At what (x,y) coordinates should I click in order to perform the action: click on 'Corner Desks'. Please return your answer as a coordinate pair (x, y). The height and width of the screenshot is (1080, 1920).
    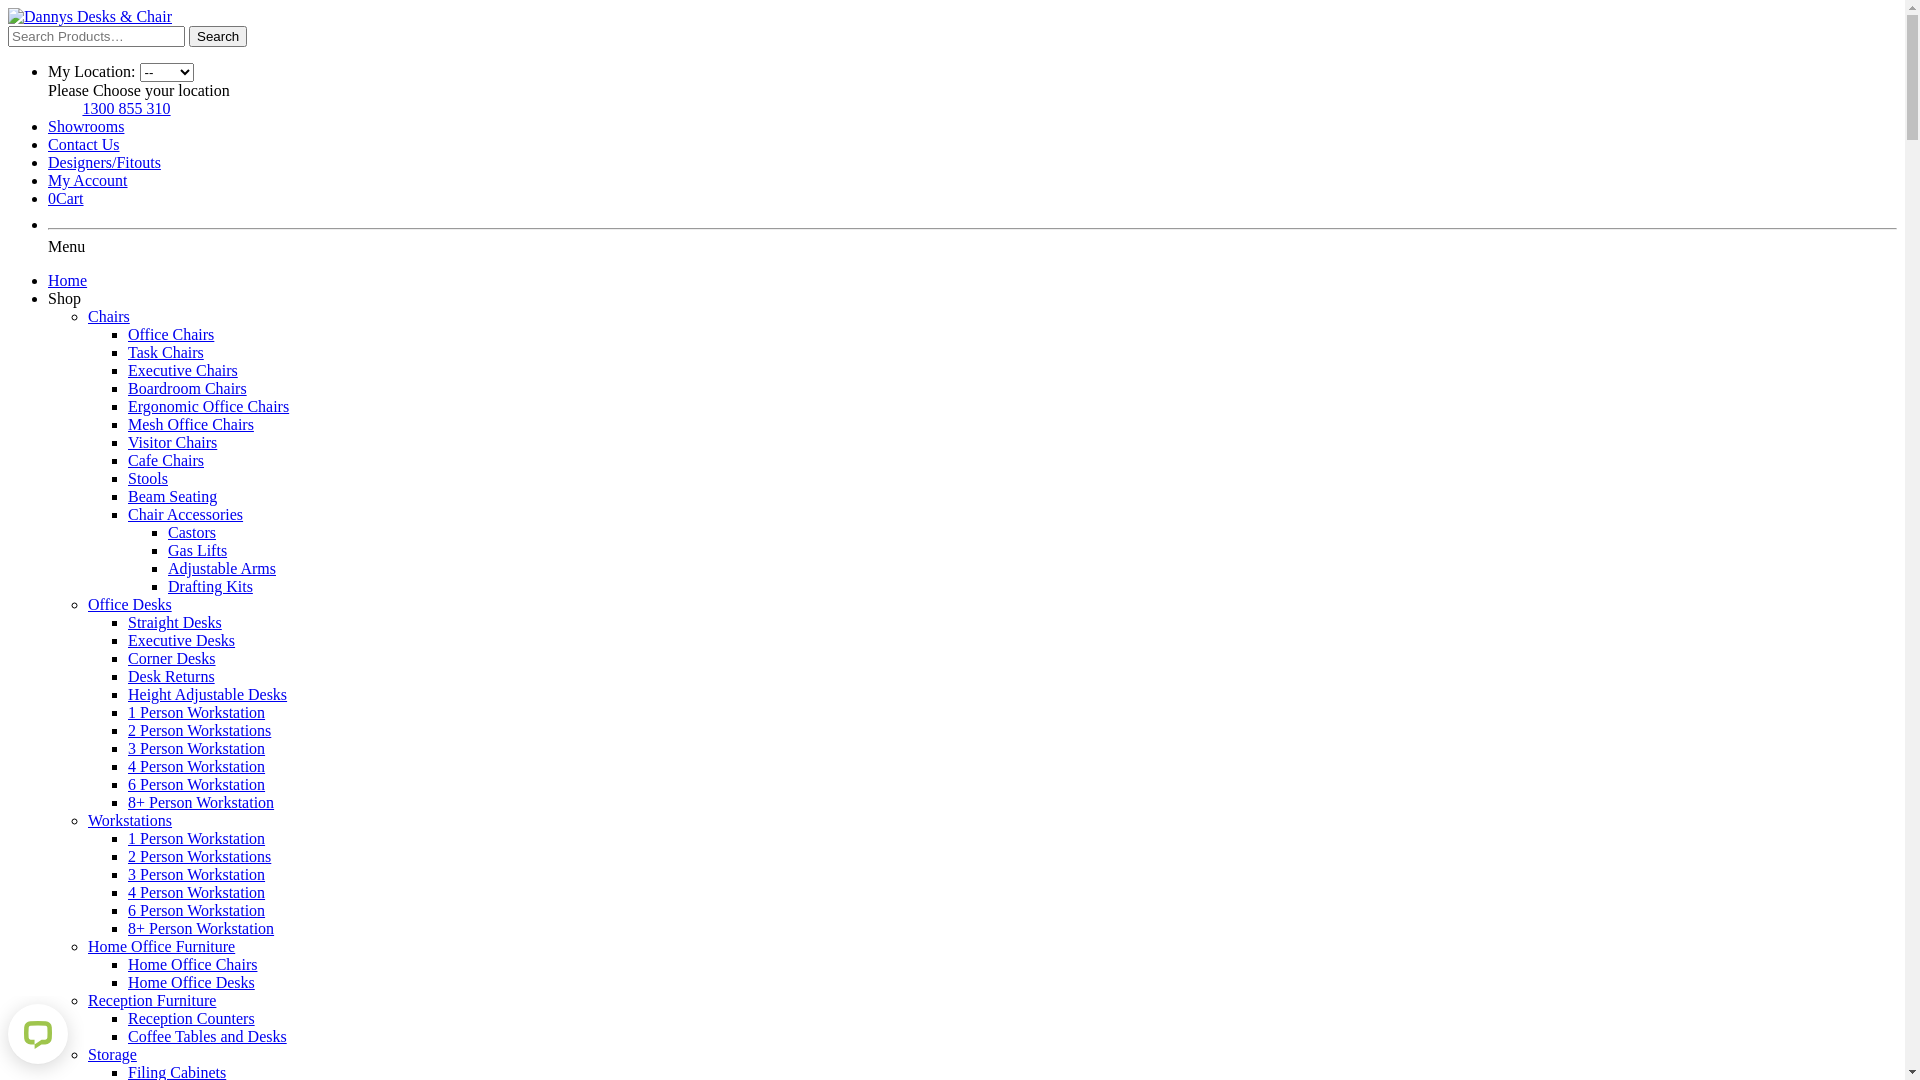
    Looking at the image, I should click on (172, 658).